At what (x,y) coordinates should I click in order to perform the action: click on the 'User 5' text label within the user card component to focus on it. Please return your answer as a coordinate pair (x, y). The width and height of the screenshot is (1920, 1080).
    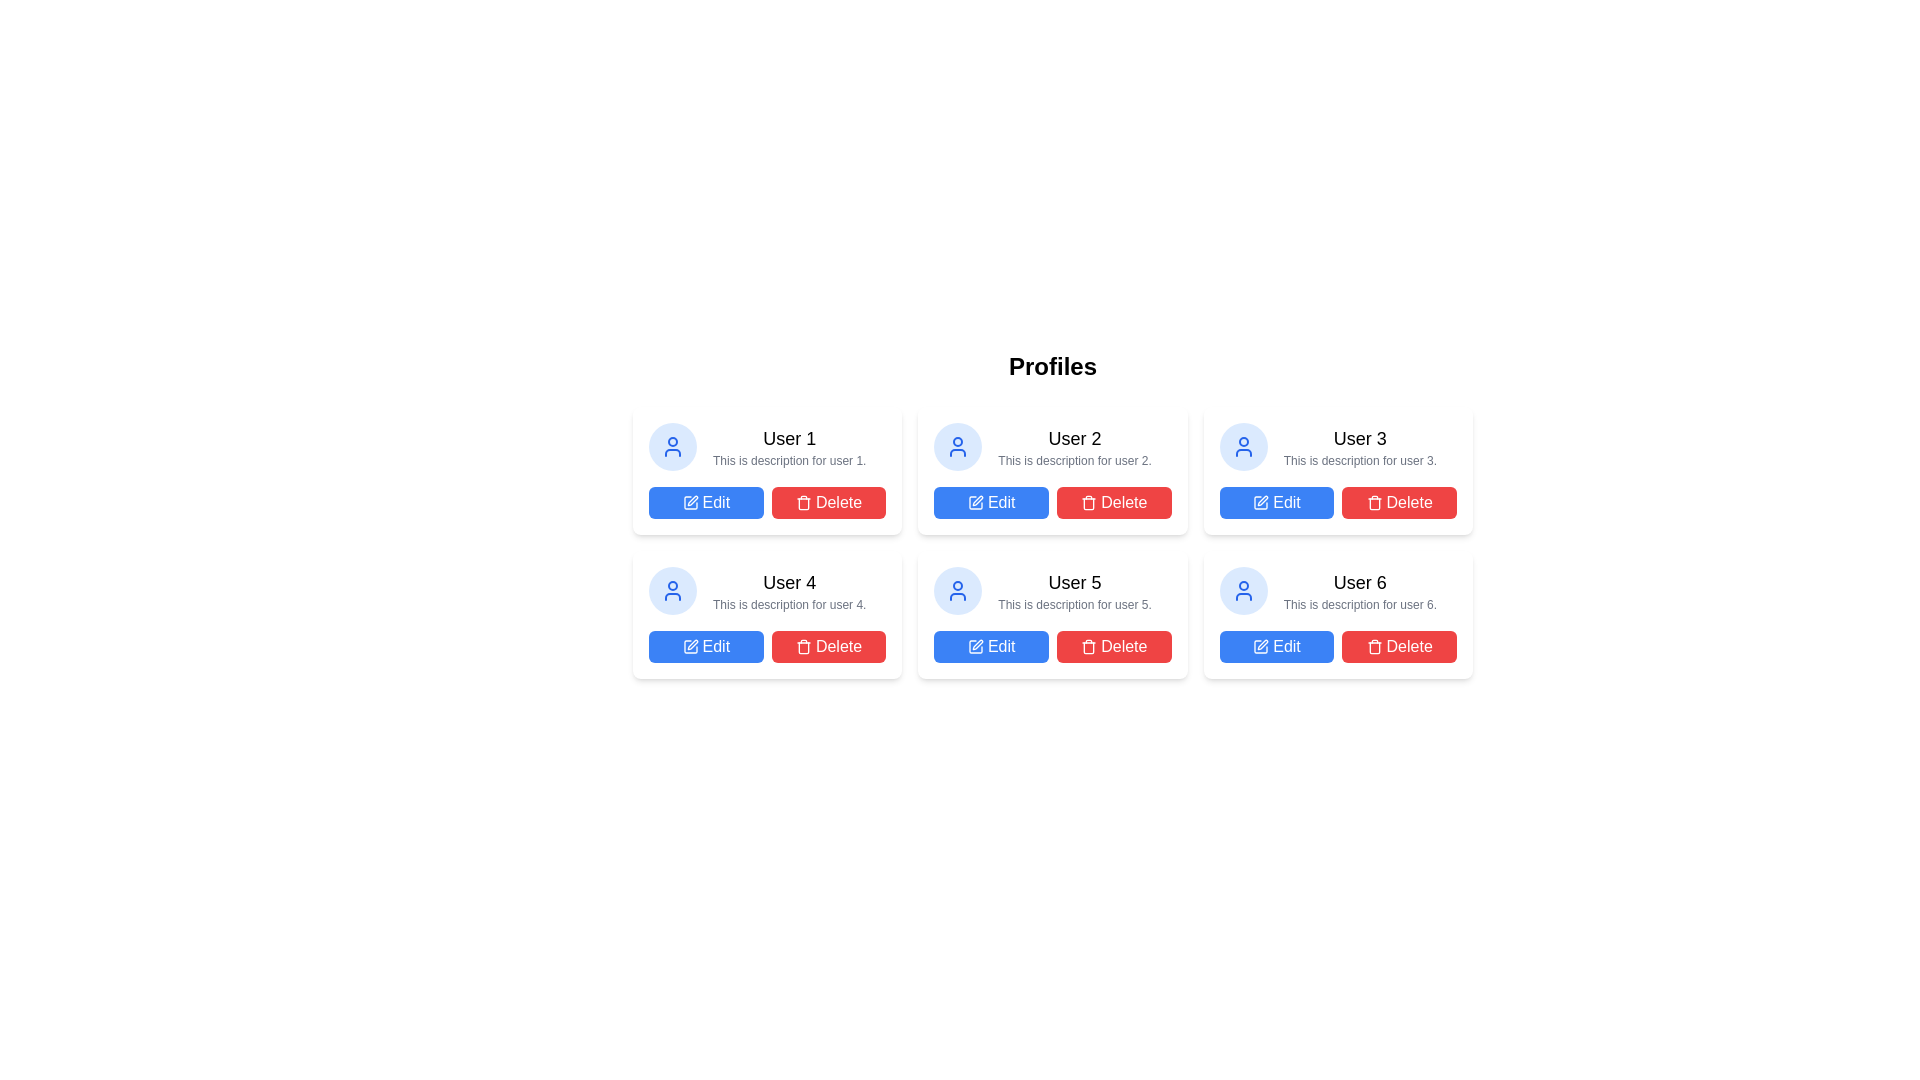
    Looking at the image, I should click on (1051, 570).